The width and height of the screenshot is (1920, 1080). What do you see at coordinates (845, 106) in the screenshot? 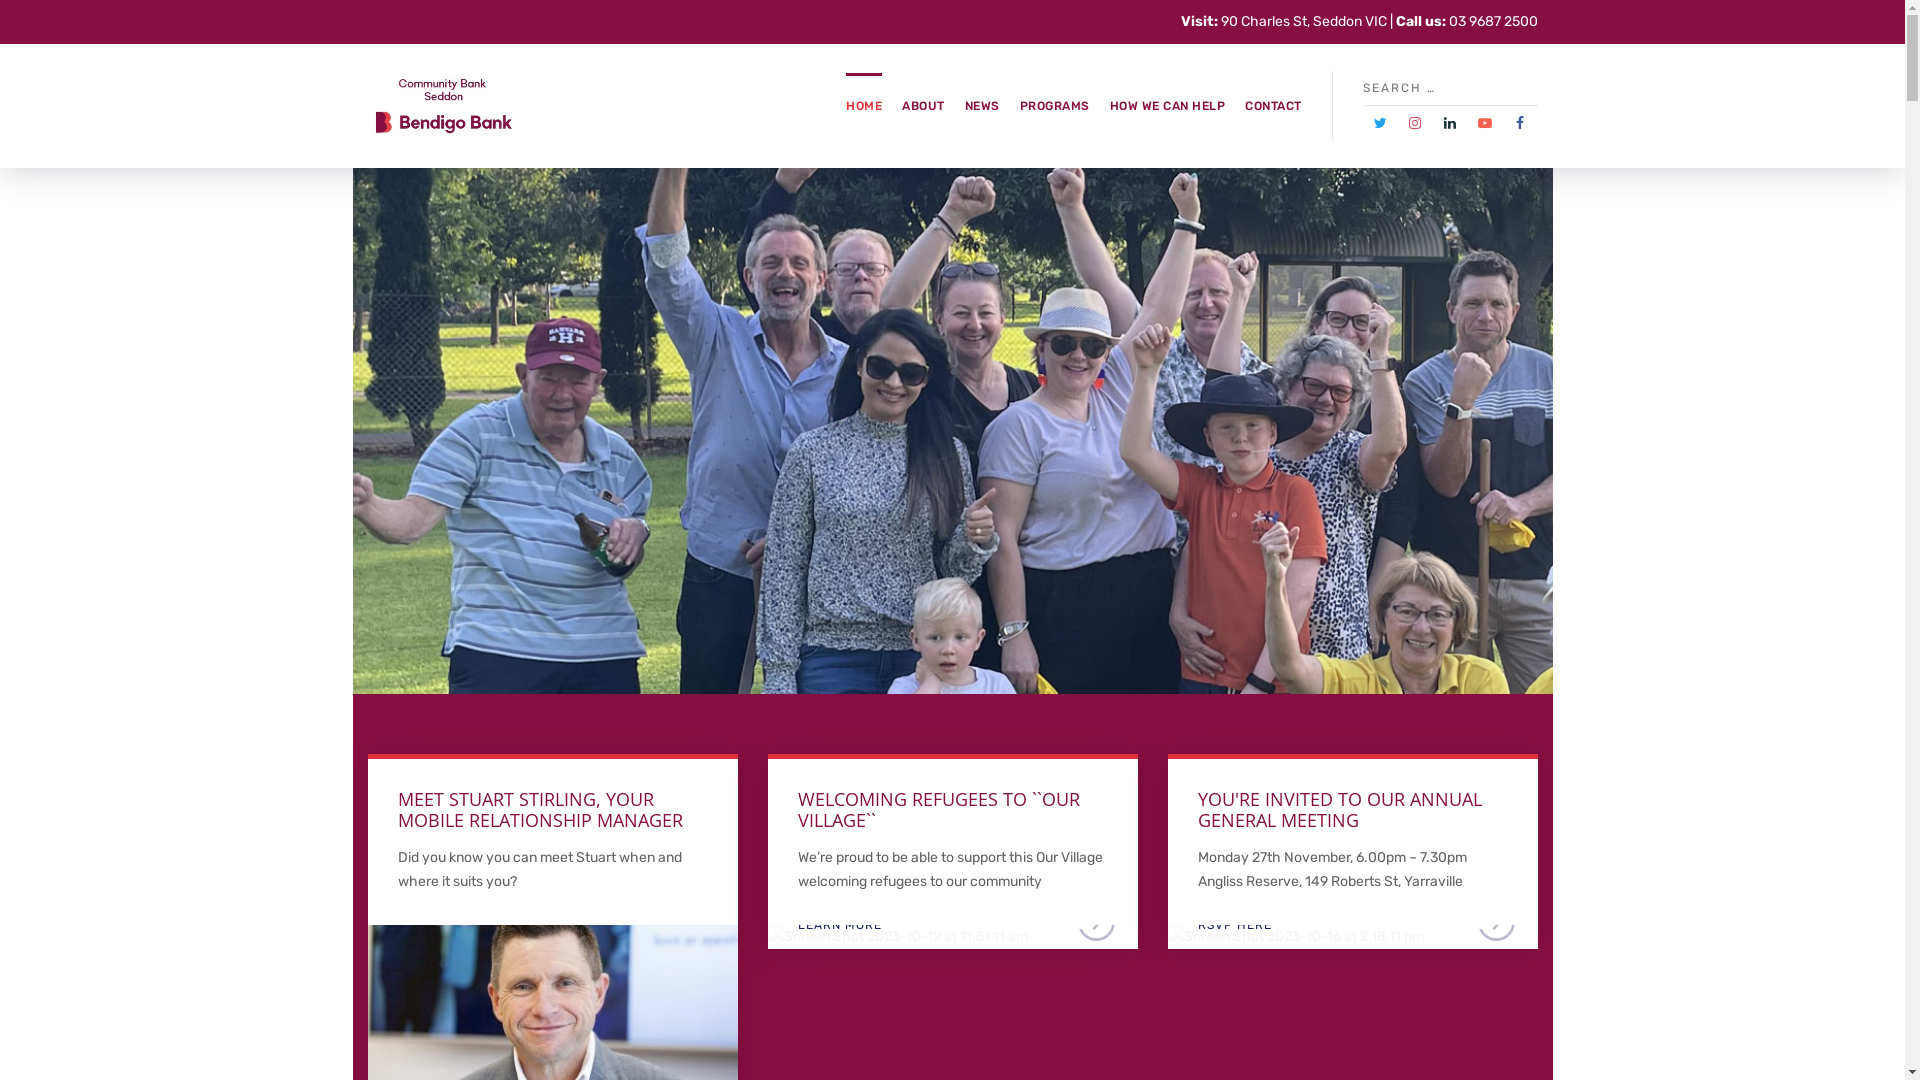
I see `'HOME'` at bounding box center [845, 106].